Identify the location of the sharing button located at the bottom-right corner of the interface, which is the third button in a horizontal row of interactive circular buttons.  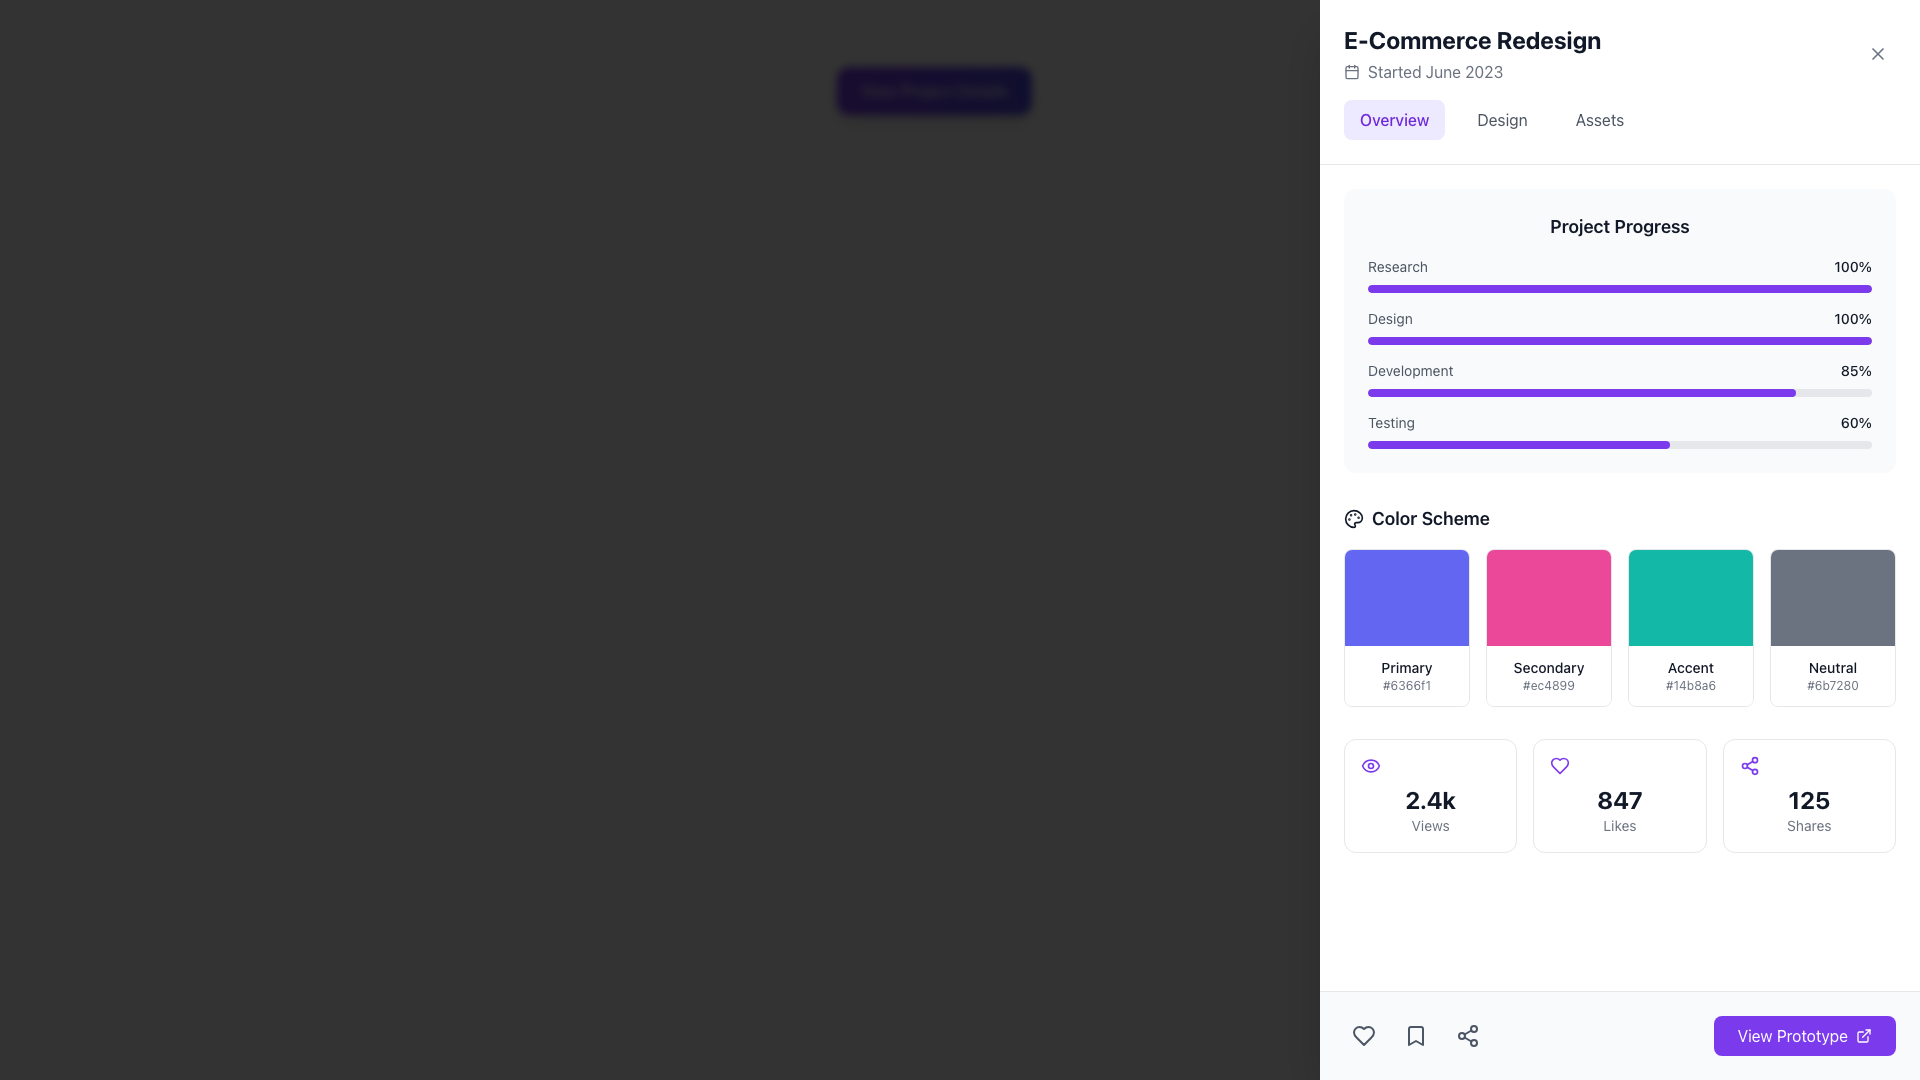
(1468, 1035).